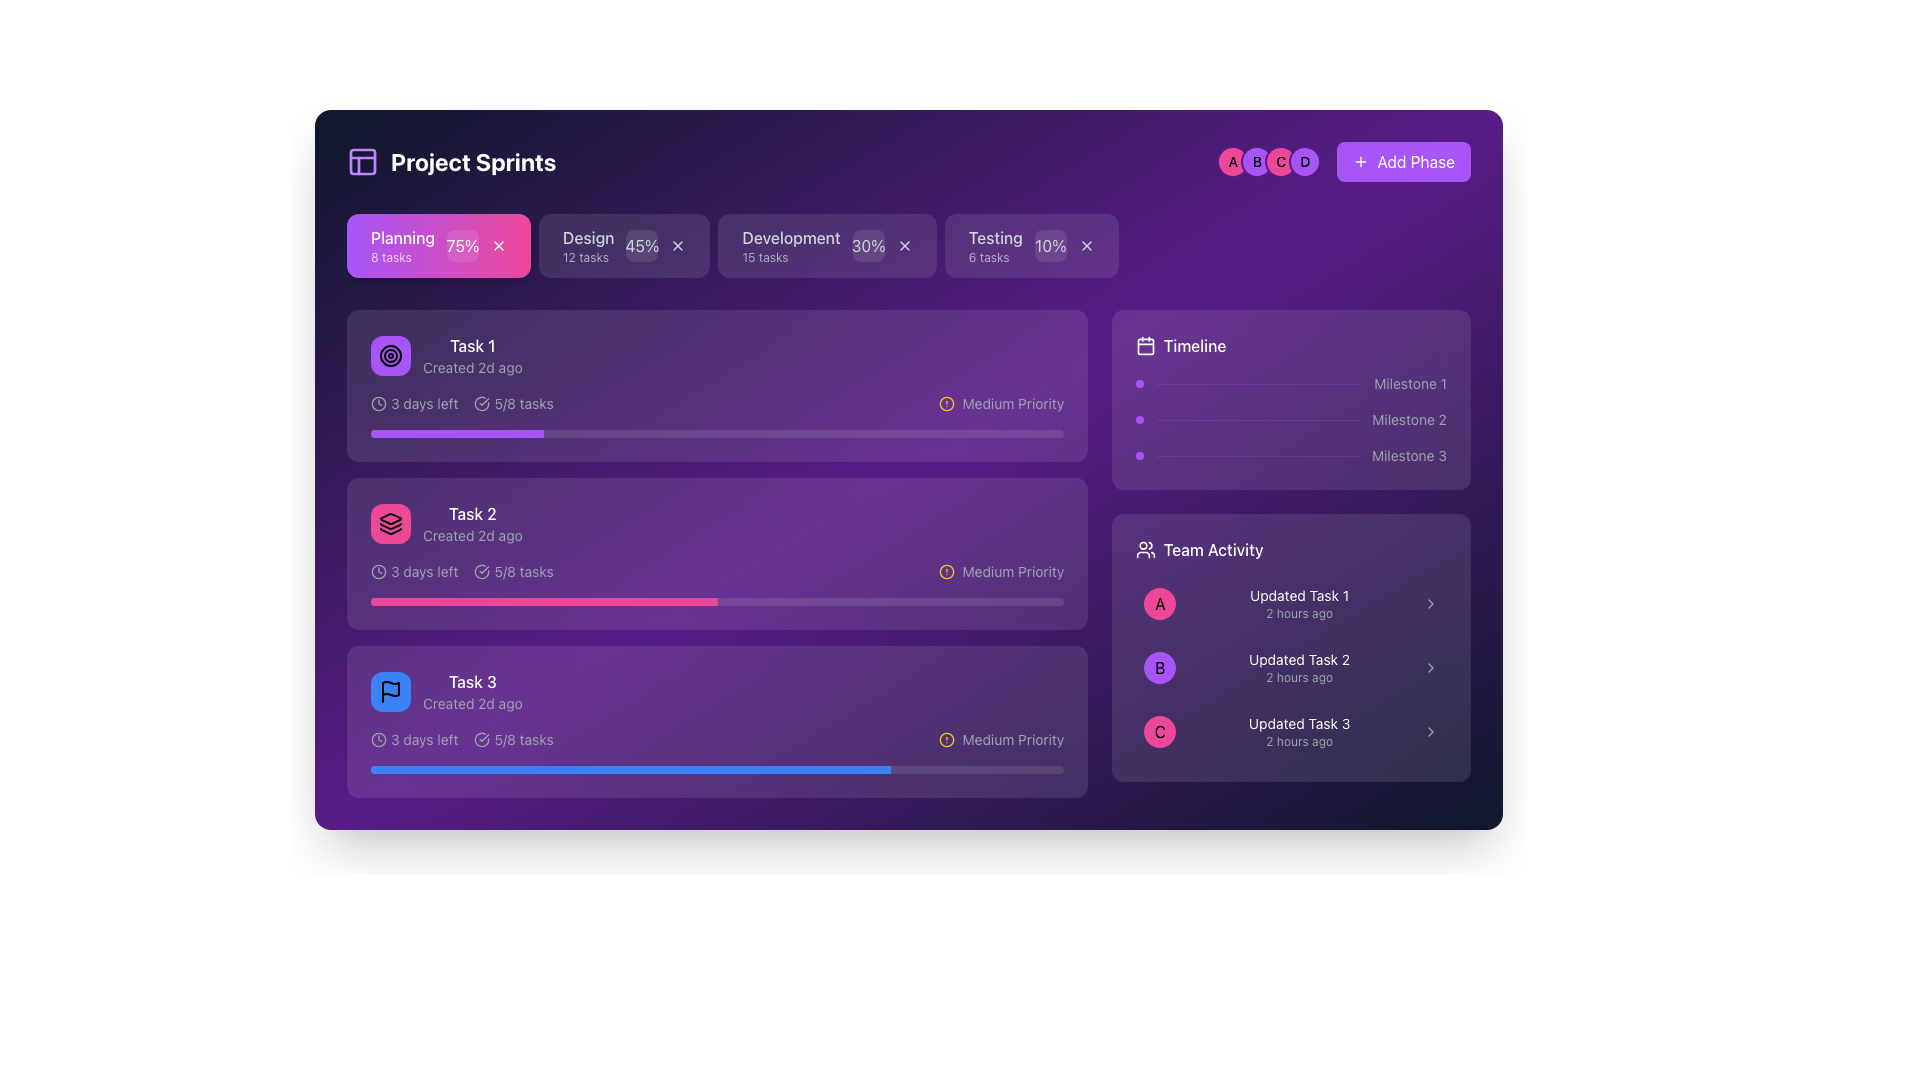 Image resolution: width=1920 pixels, height=1080 pixels. What do you see at coordinates (379, 571) in the screenshot?
I see `the time-related icon that is located immediately preceding the text '3 days left' in the row for 'Task 2' within the 'Planning' section` at bounding box center [379, 571].